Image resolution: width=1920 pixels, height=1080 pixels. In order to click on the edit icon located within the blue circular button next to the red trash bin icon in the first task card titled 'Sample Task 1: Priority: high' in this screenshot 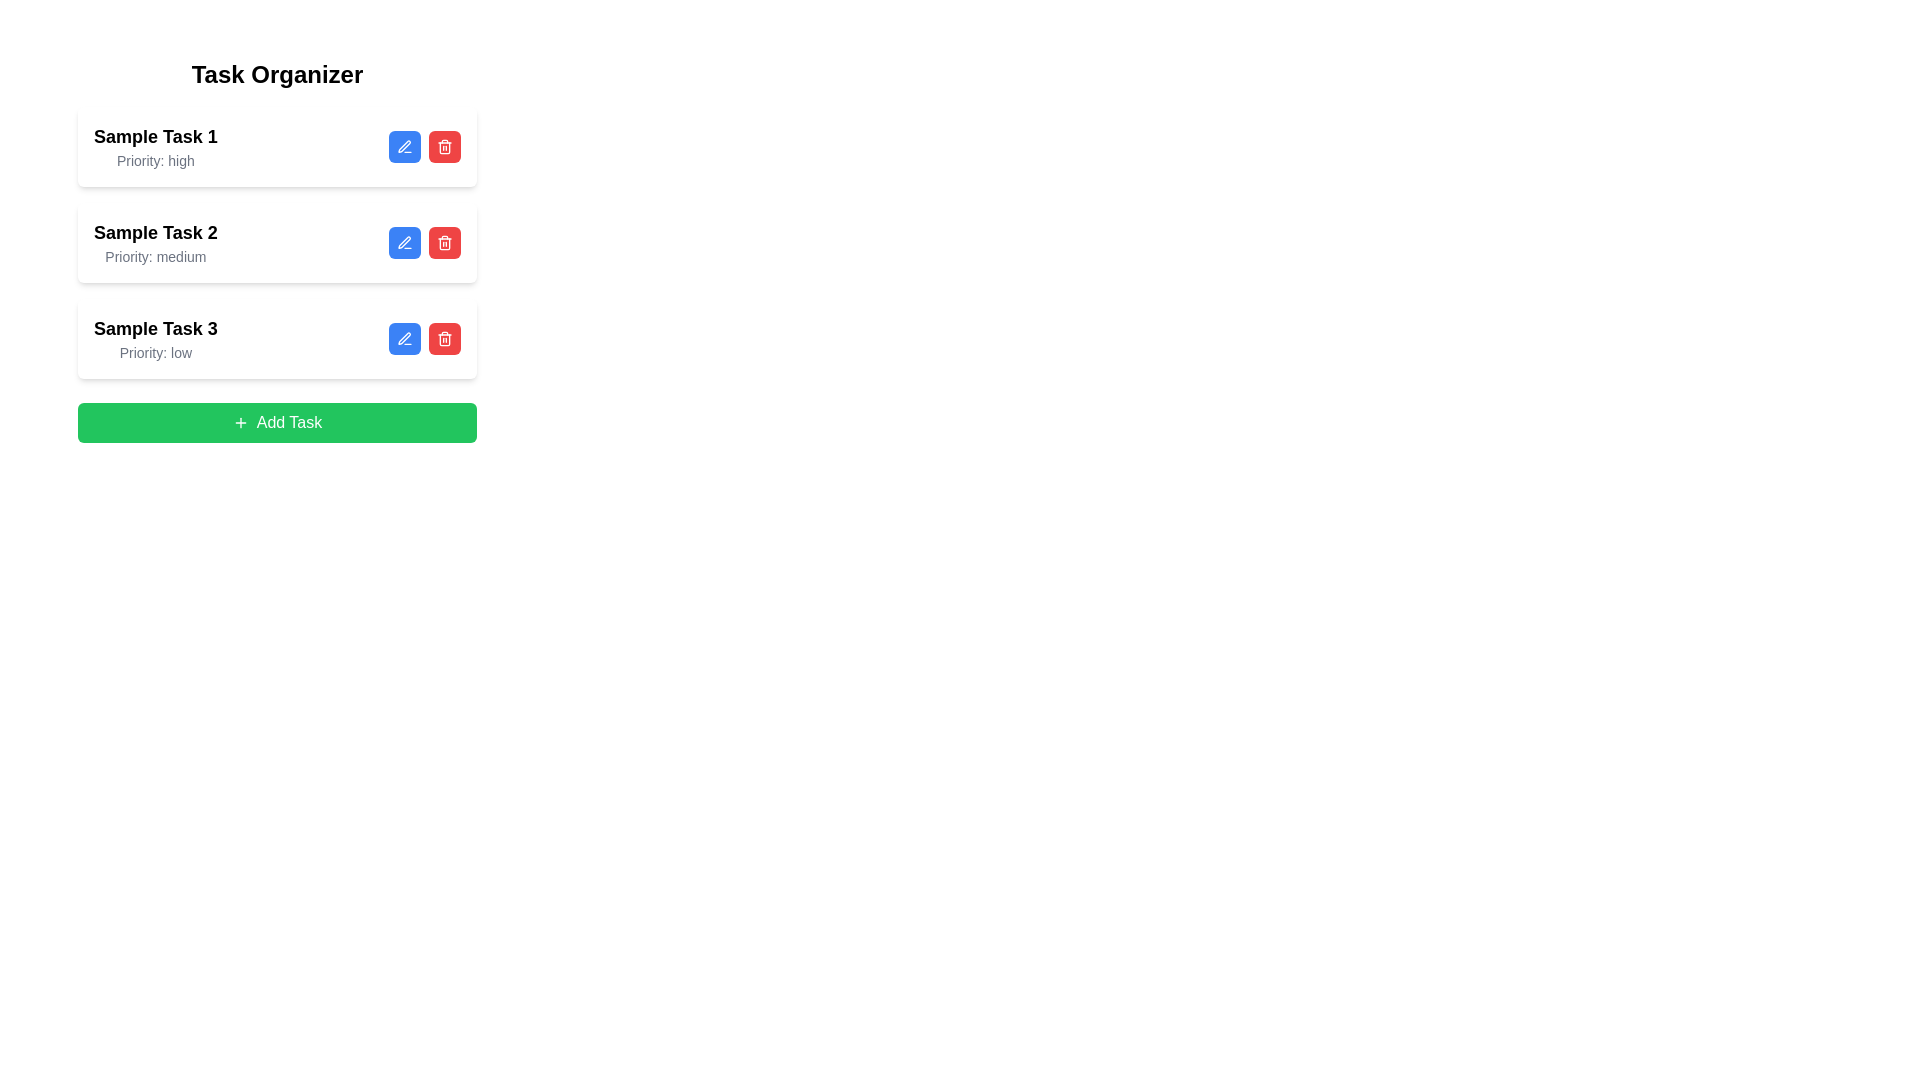, I will do `click(403, 145)`.